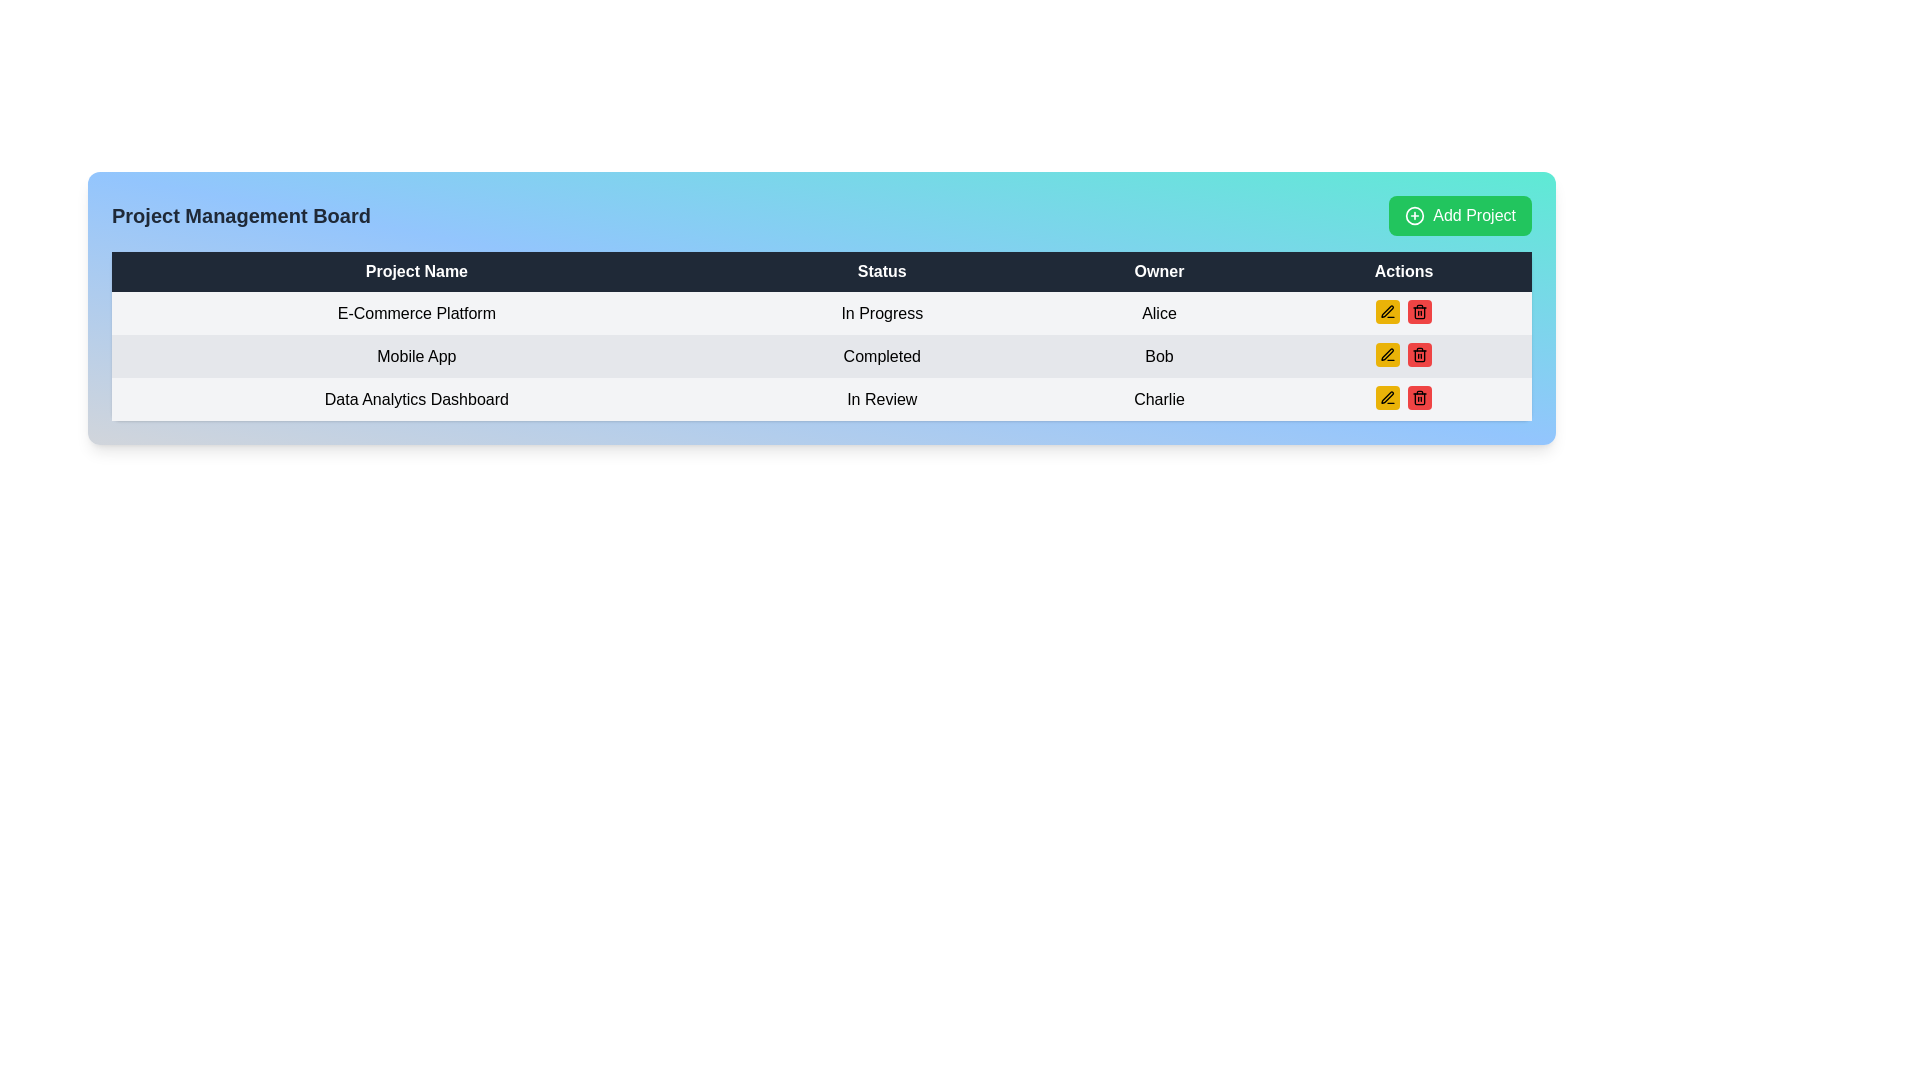  What do you see at coordinates (415, 313) in the screenshot?
I see `the text label displaying the title of the project, which is located in the first row under the 'Project Name' column in the table interface` at bounding box center [415, 313].